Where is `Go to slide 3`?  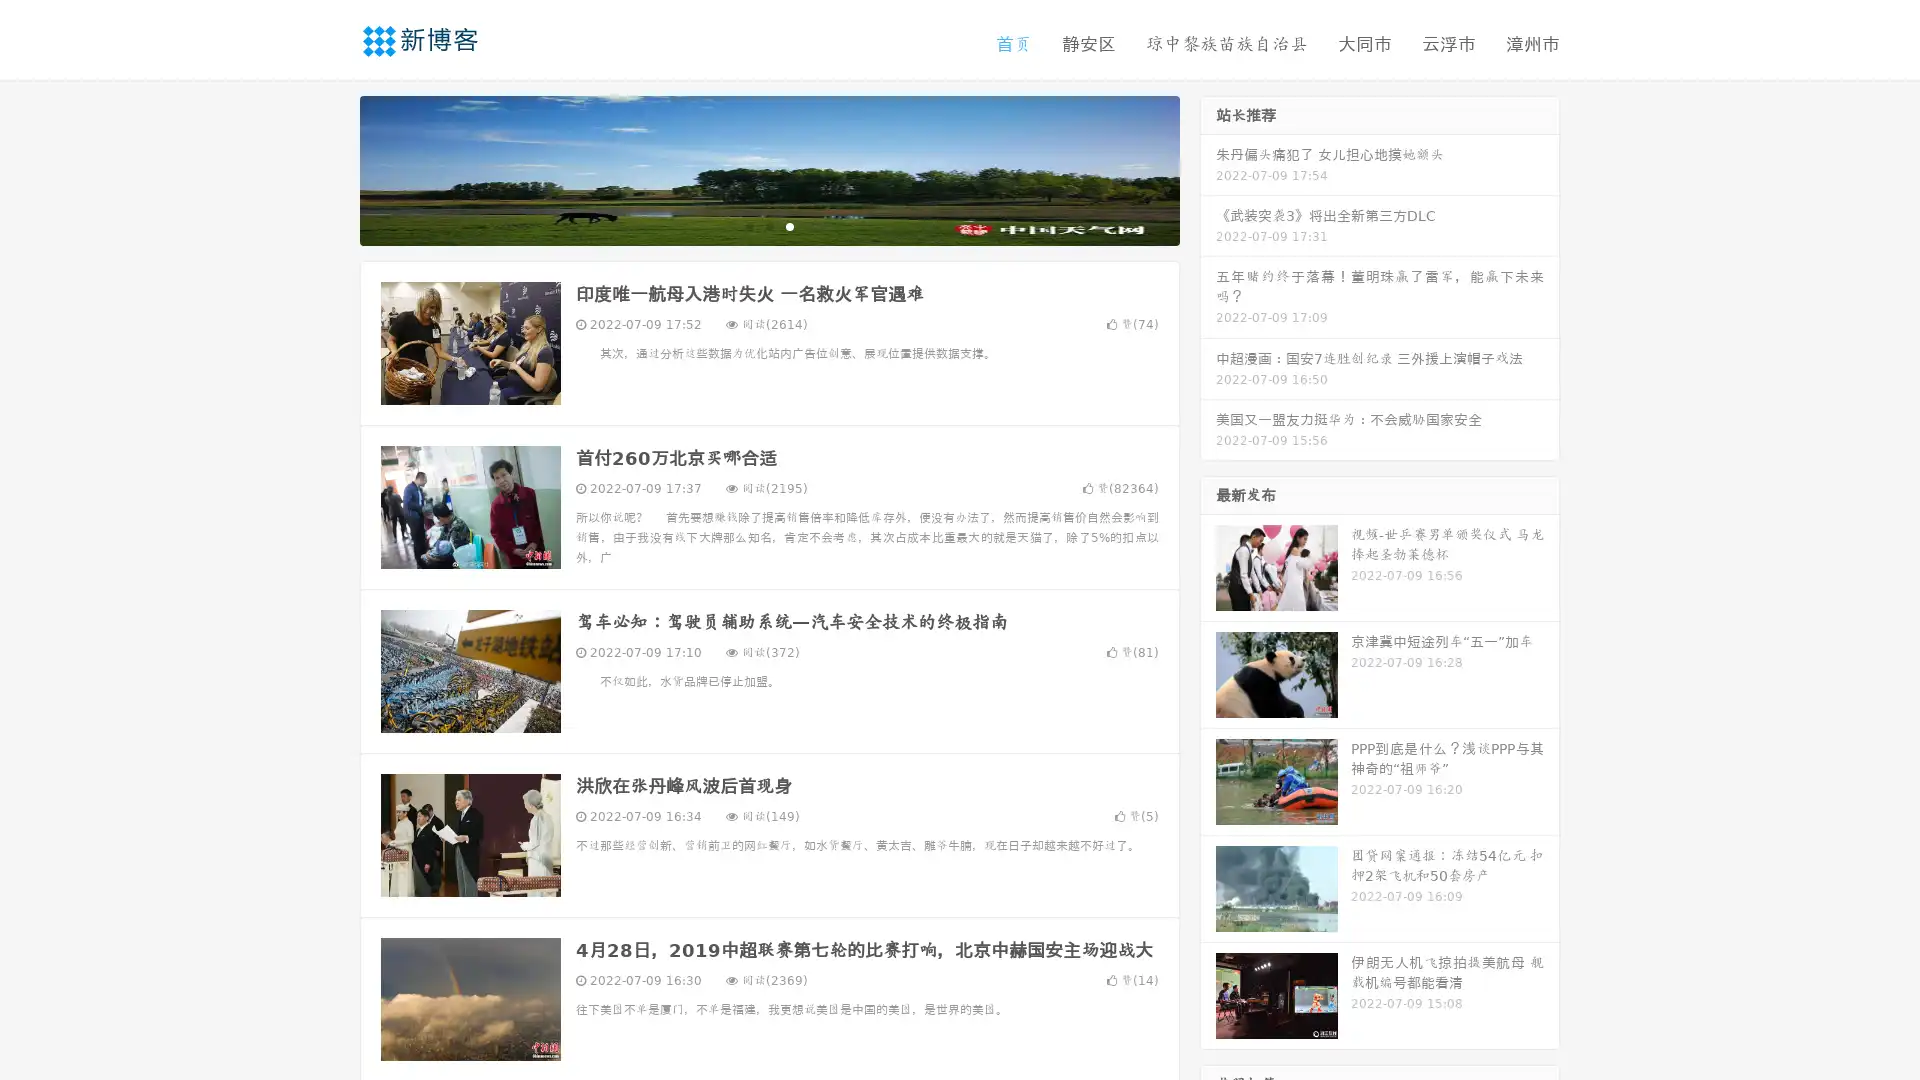 Go to slide 3 is located at coordinates (789, 225).